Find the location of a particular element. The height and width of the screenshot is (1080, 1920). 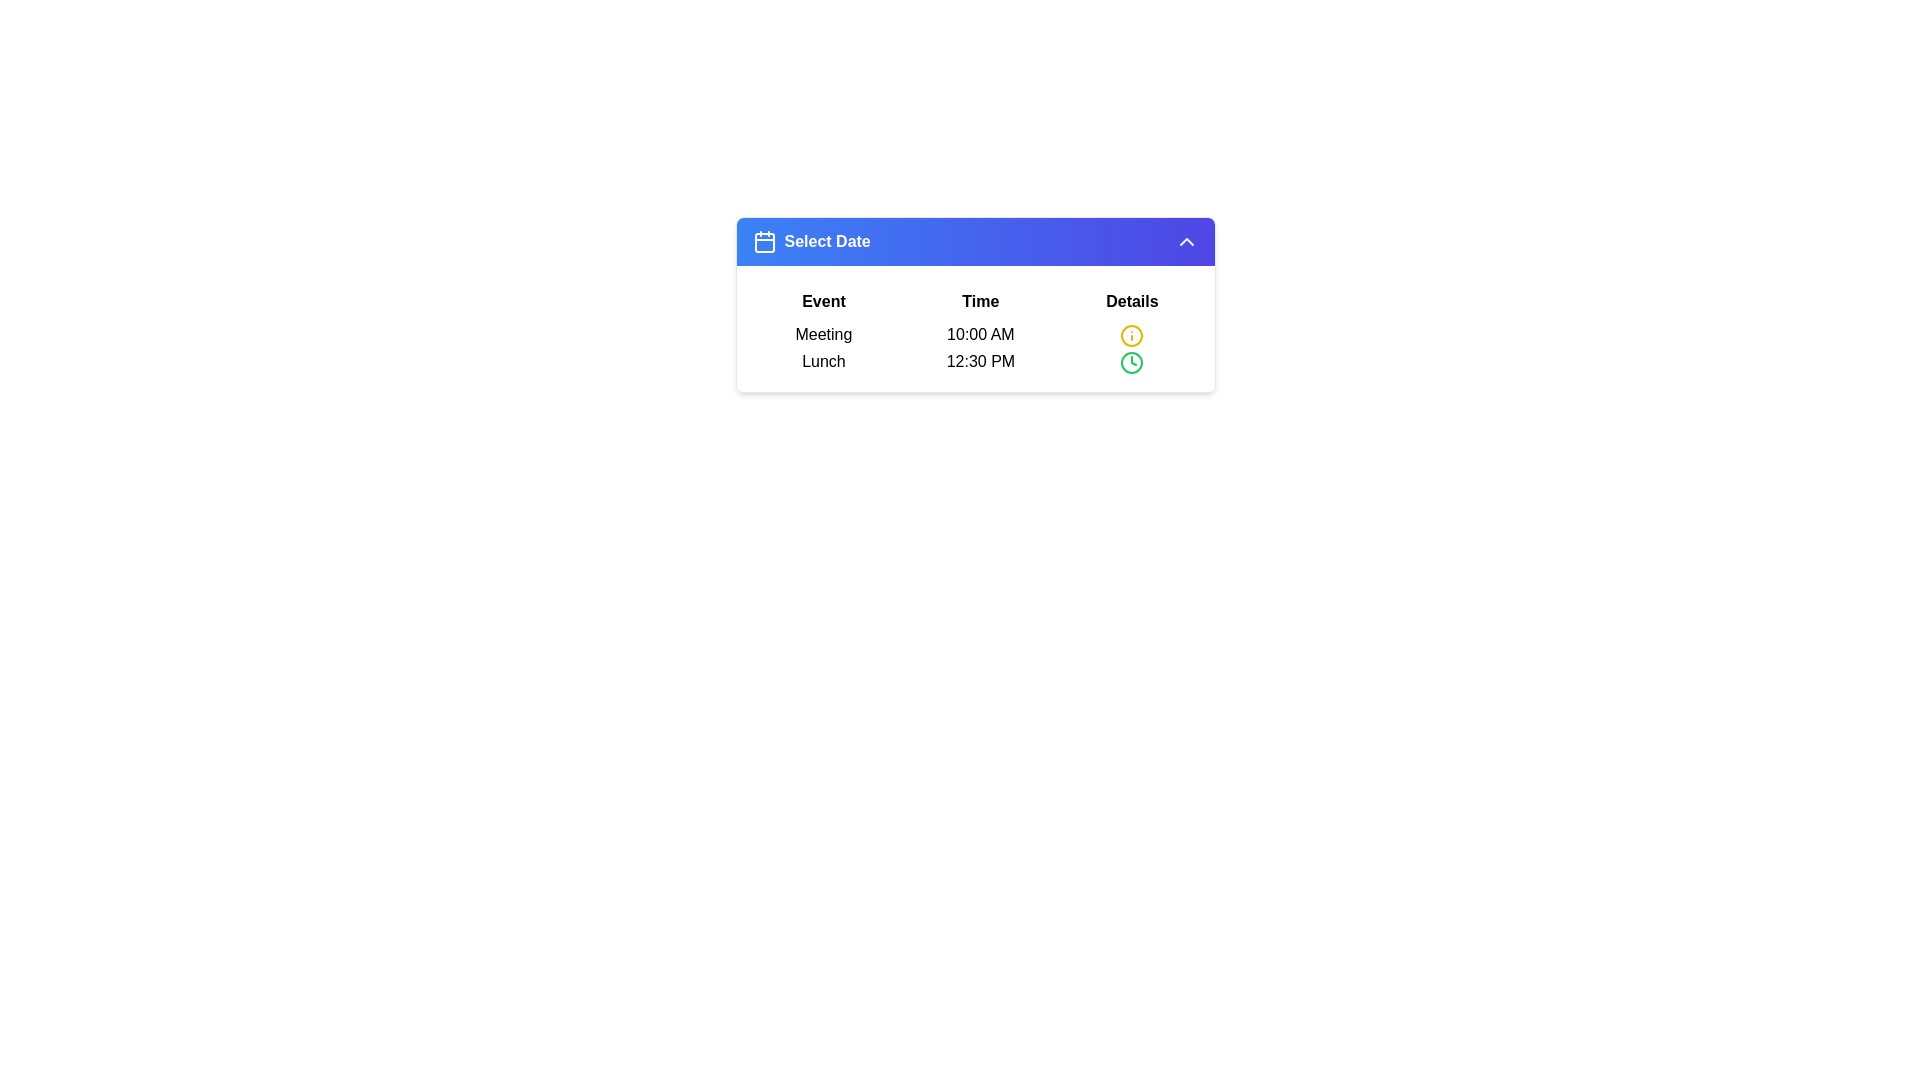

text content of the List Item with Event Information that displays 'Meeting 10:00 AM' along with a small yellow 'info' icon is located at coordinates (975, 334).